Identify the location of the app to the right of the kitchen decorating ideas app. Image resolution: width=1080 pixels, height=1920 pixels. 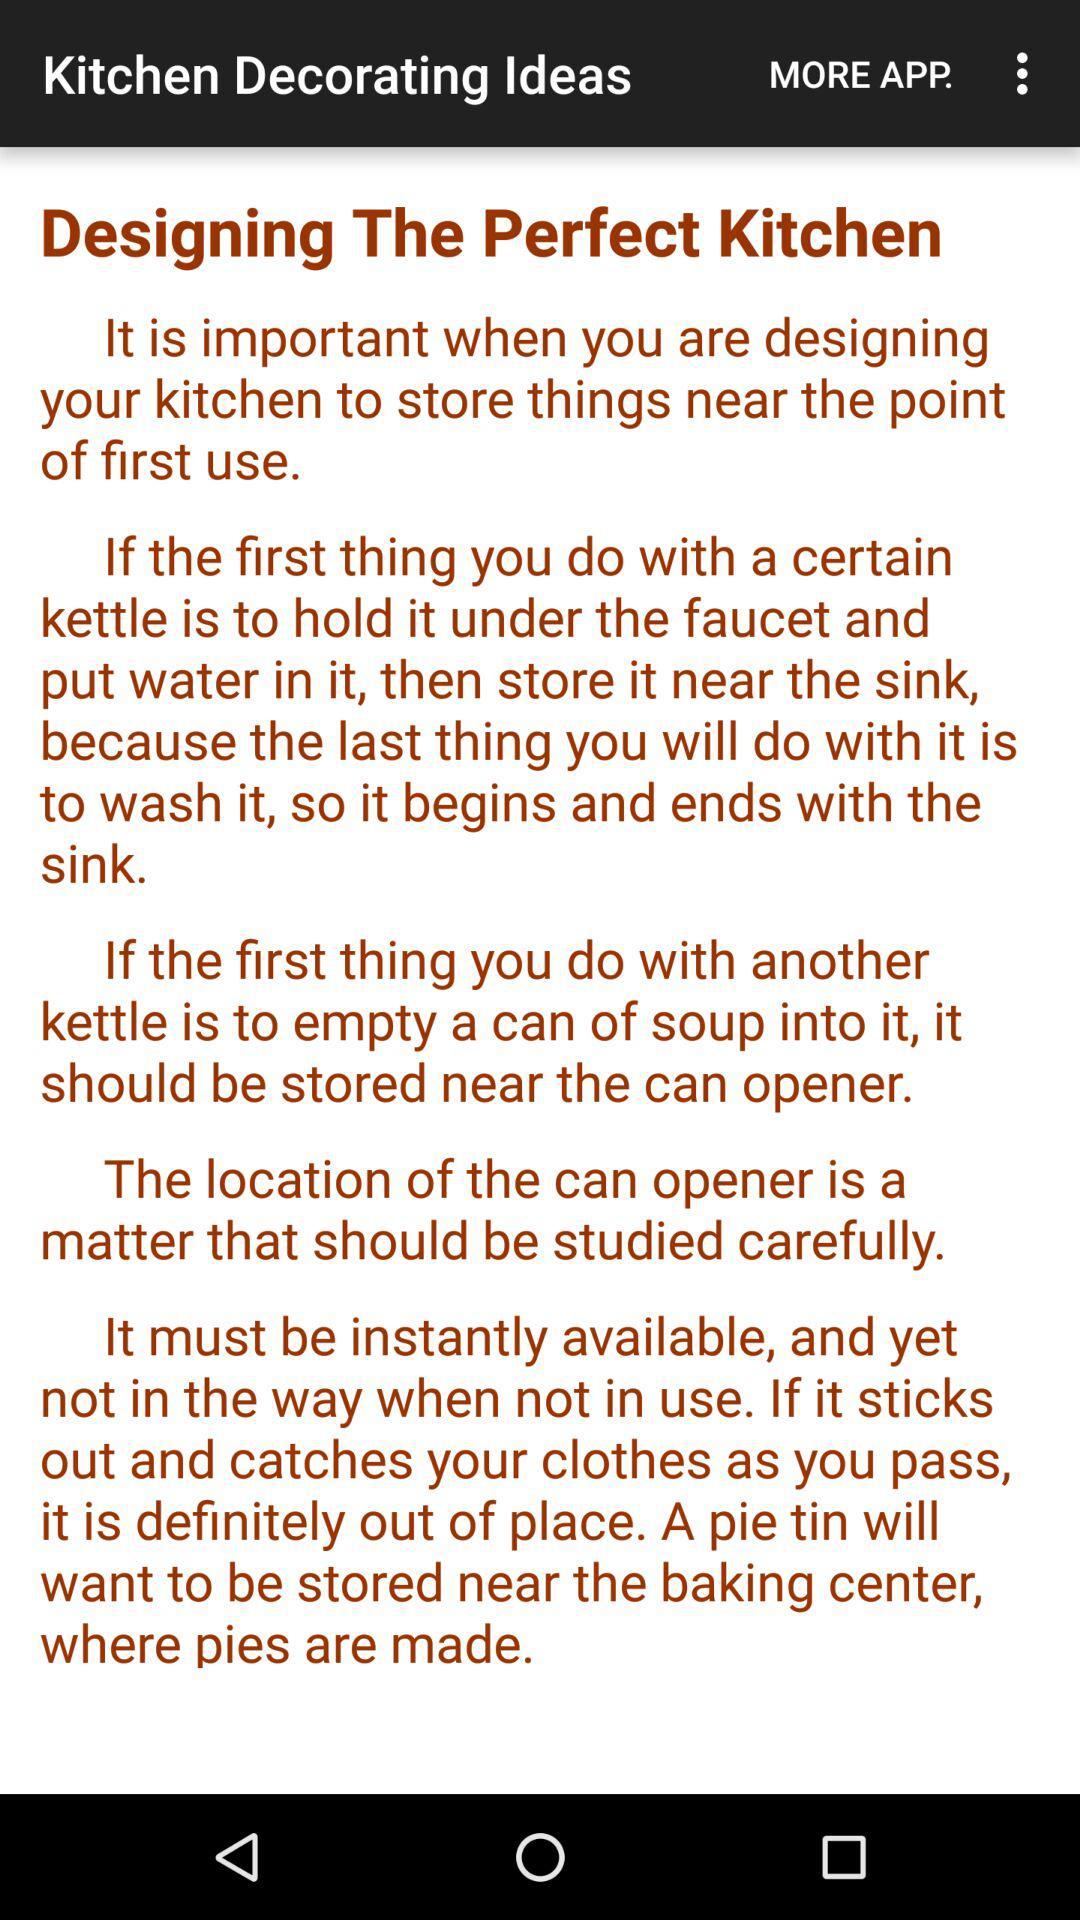
(860, 73).